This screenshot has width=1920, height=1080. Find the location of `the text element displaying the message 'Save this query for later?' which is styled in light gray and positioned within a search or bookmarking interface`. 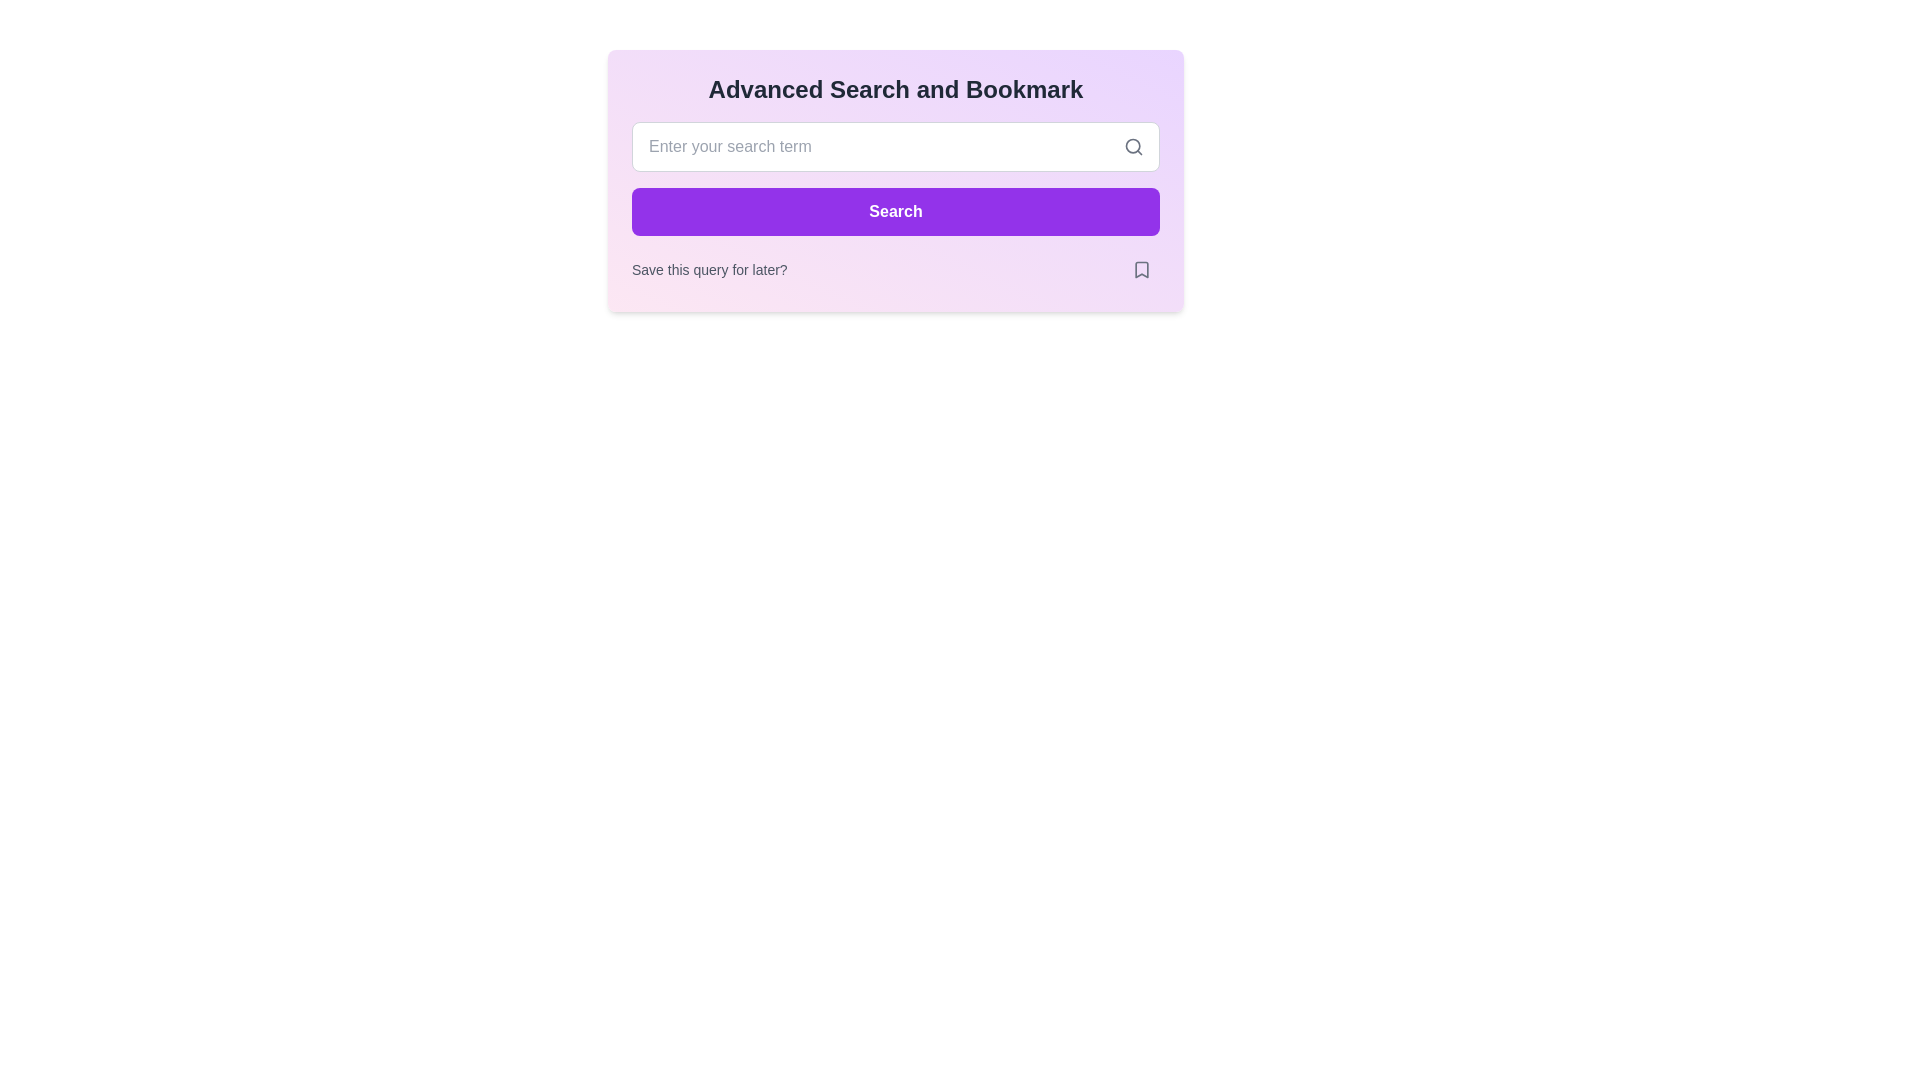

the text element displaying the message 'Save this query for later?' which is styled in light gray and positioned within a search or bookmarking interface is located at coordinates (709, 270).